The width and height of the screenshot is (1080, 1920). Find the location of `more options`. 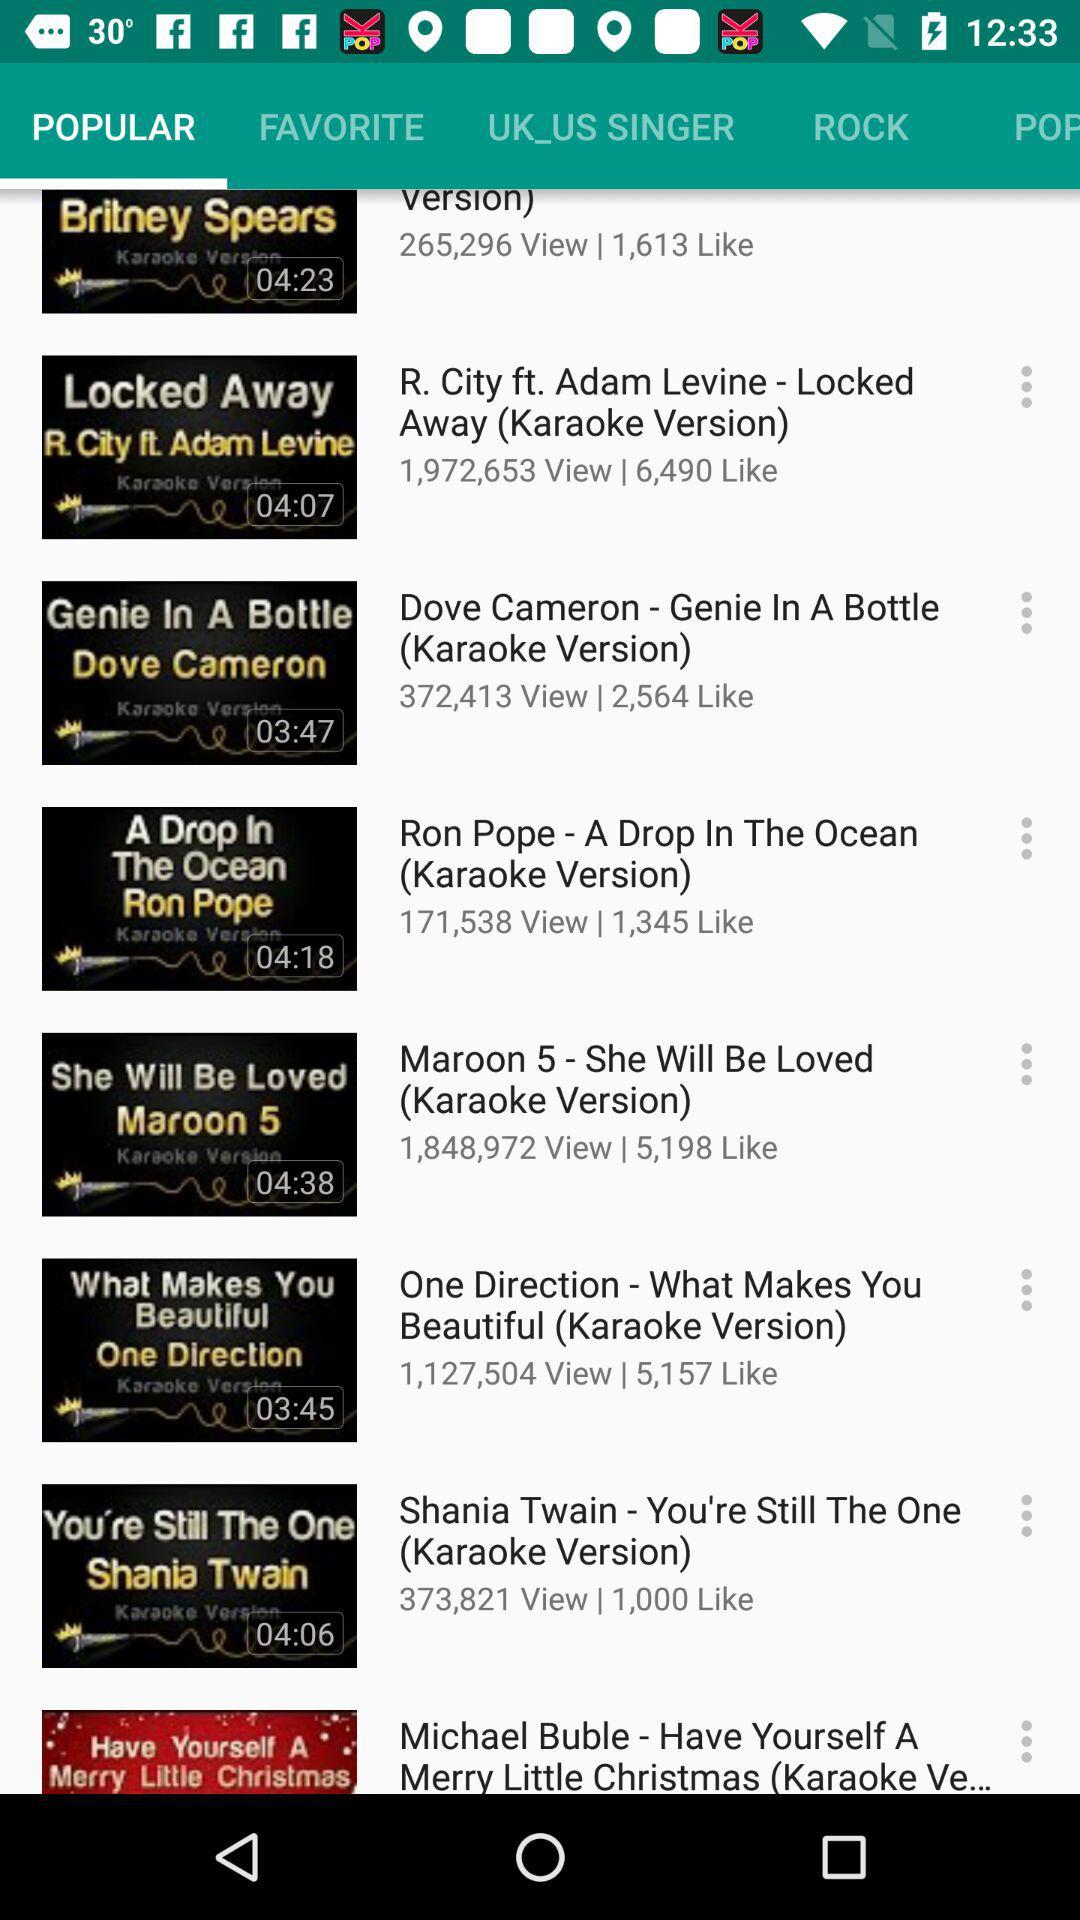

more options is located at coordinates (1016, 838).